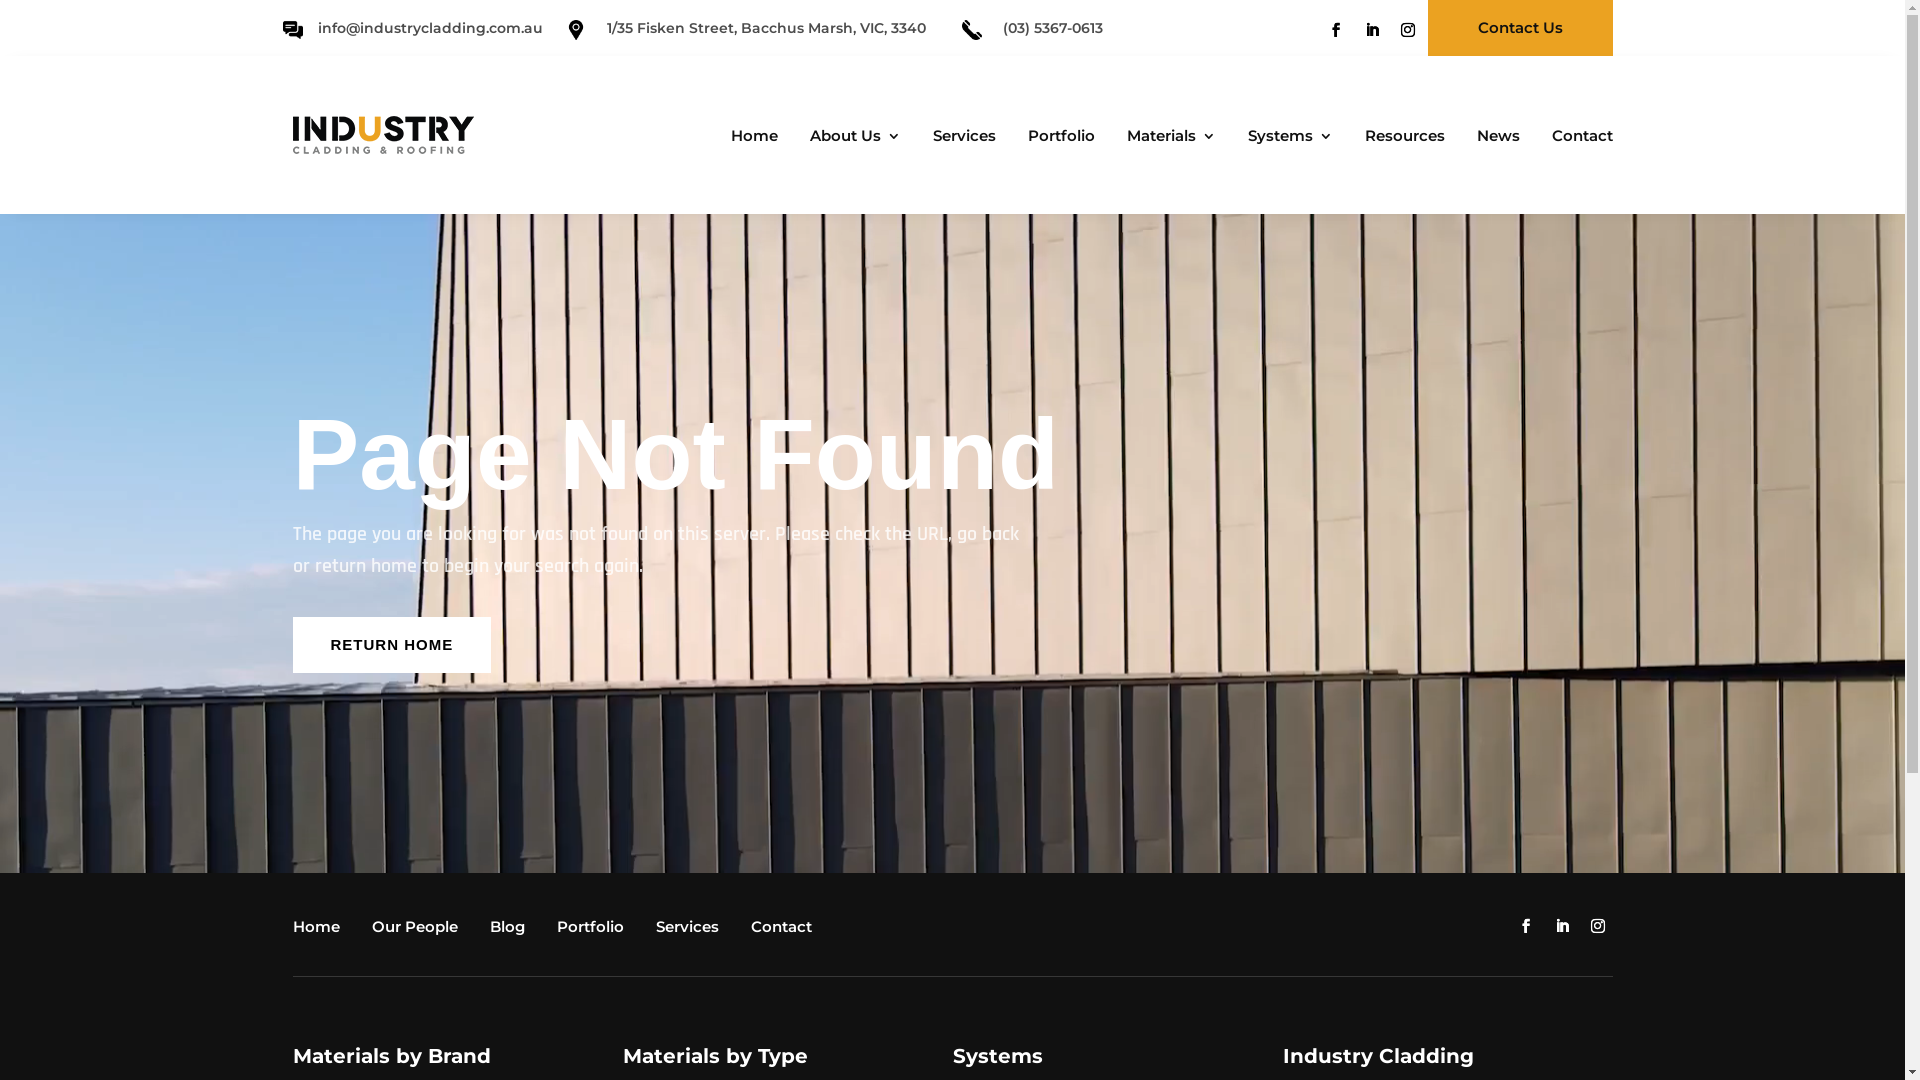  Describe the element at coordinates (692, 930) in the screenshot. I see `'Services'` at that location.